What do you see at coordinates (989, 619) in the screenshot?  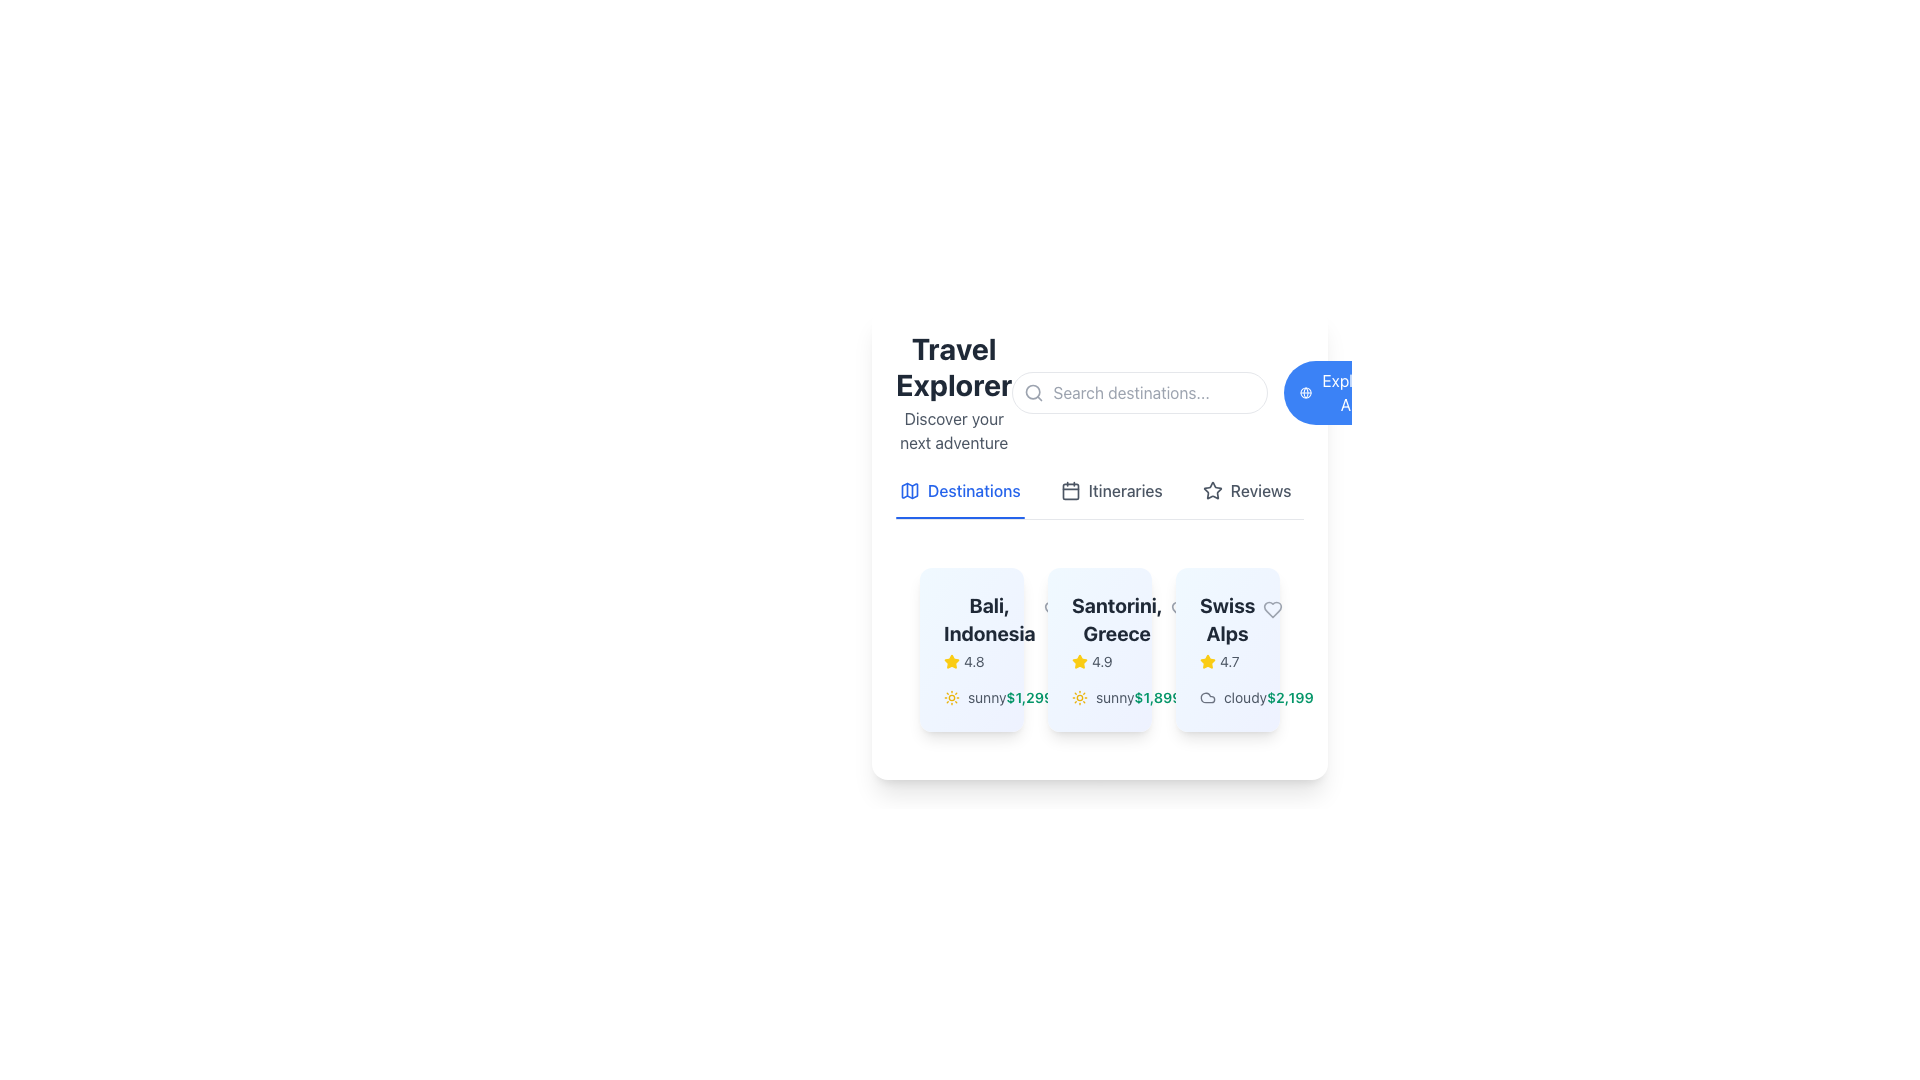 I see `the static text 'Bali, Indonesia' which labels the destination on the first card in the horizontally aligned group of cards` at bounding box center [989, 619].